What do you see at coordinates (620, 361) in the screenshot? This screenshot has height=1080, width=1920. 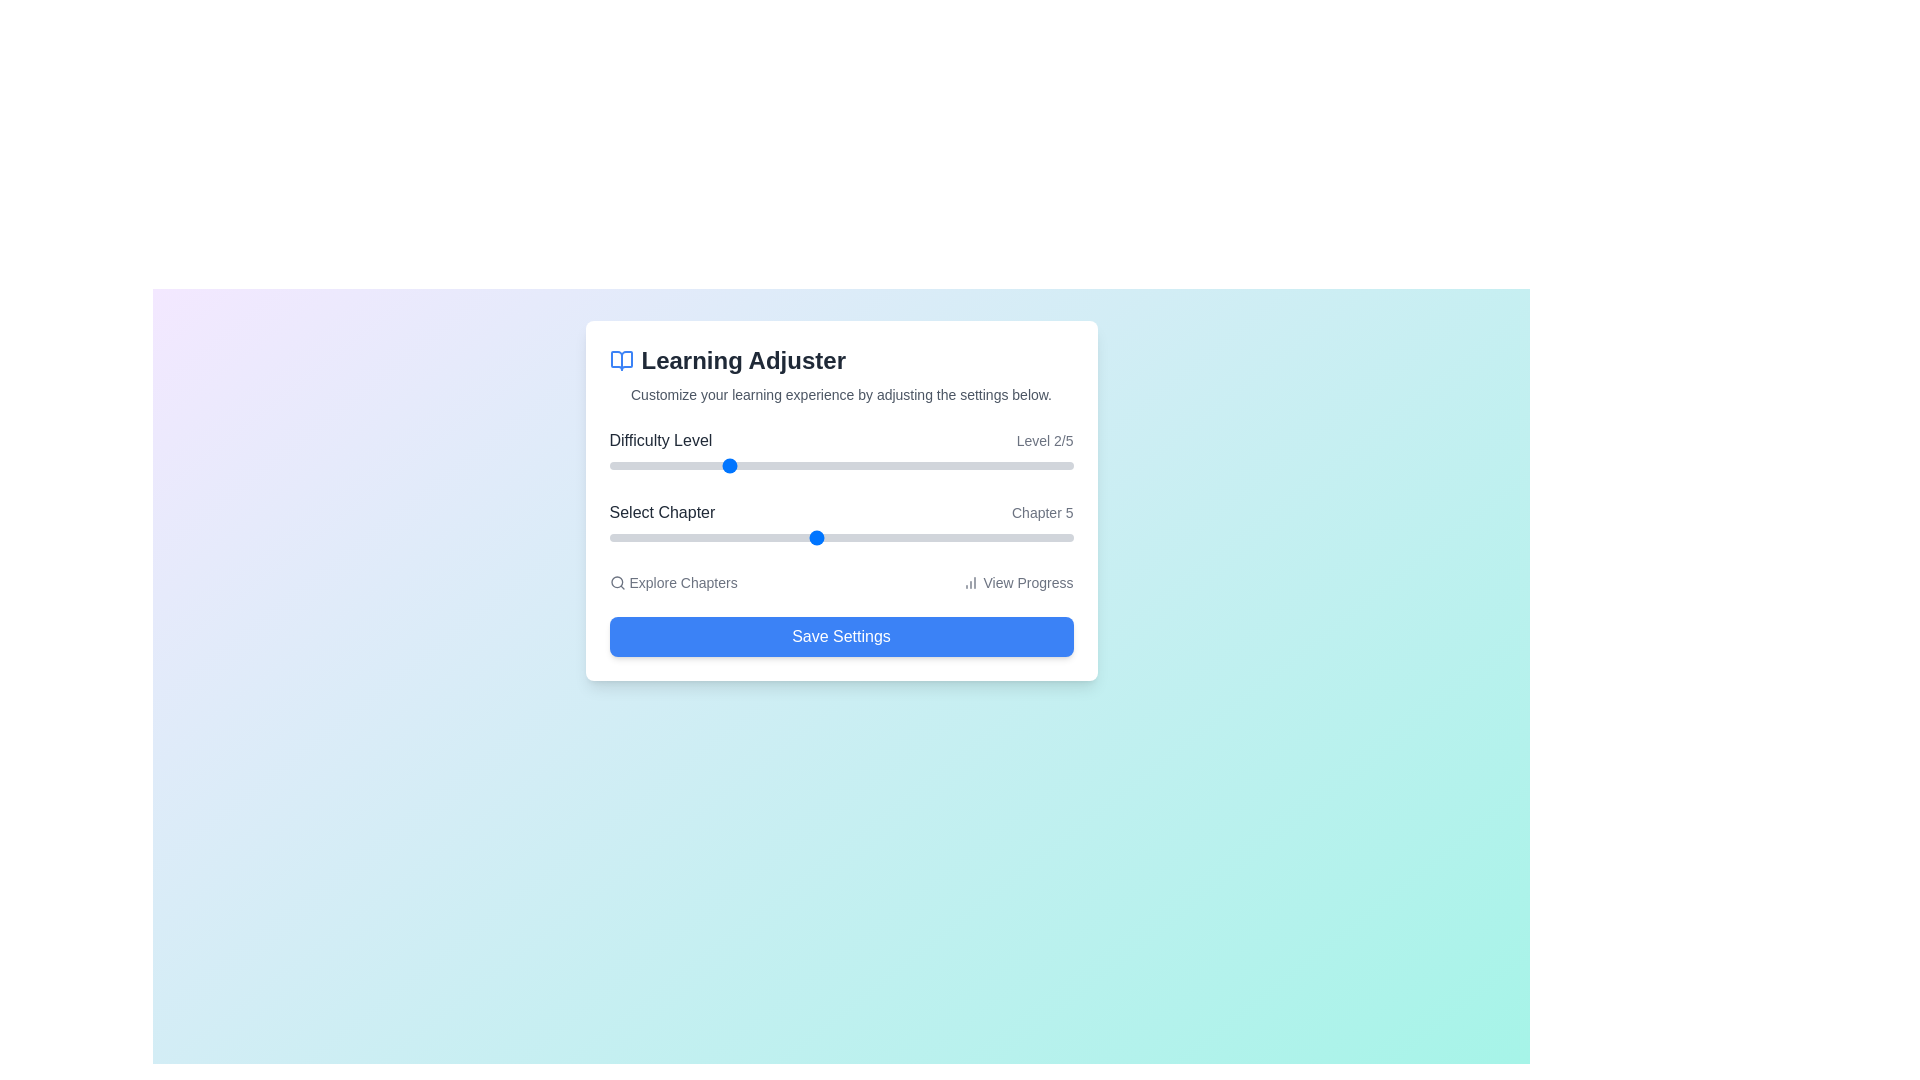 I see `the right page of the open book icon adjacent to the 'Learning Adjuster' title` at bounding box center [620, 361].